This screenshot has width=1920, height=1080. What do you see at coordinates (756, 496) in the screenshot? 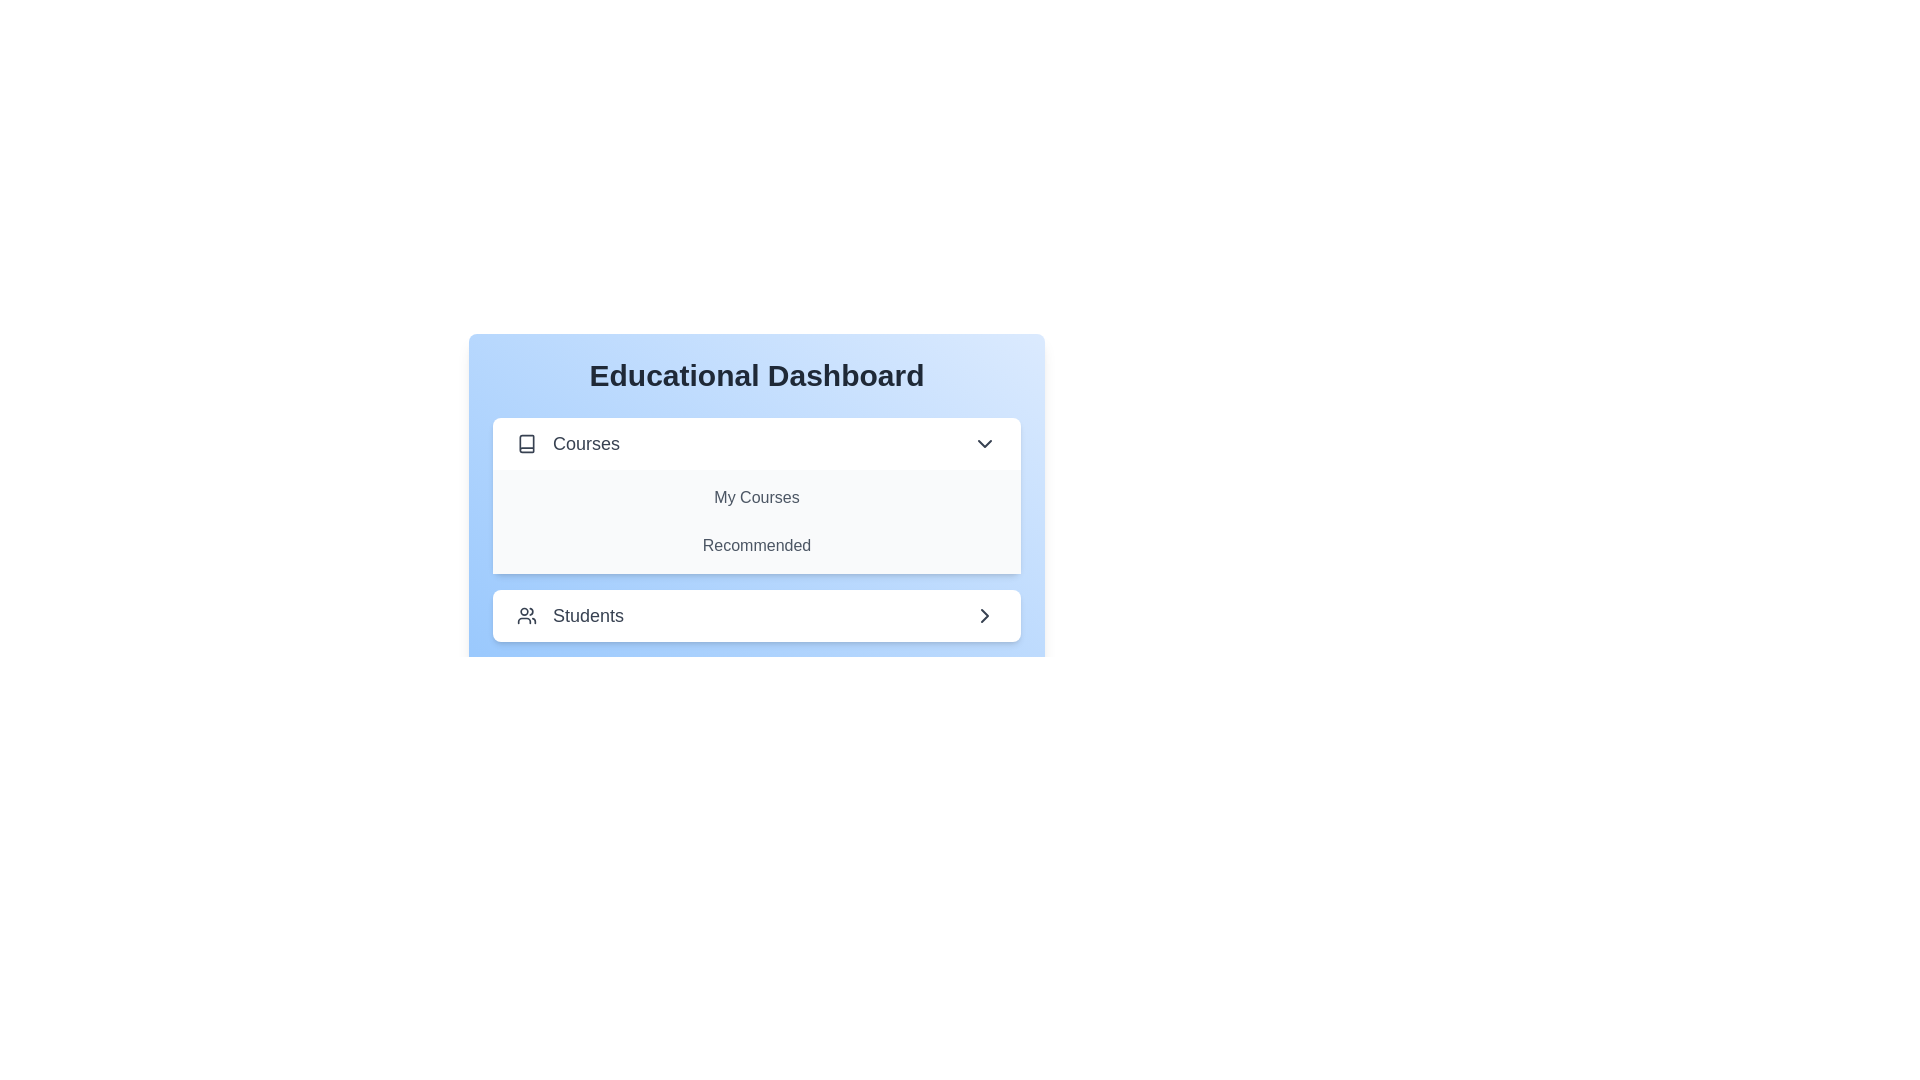
I see `the text of the section or item My Courses` at bounding box center [756, 496].